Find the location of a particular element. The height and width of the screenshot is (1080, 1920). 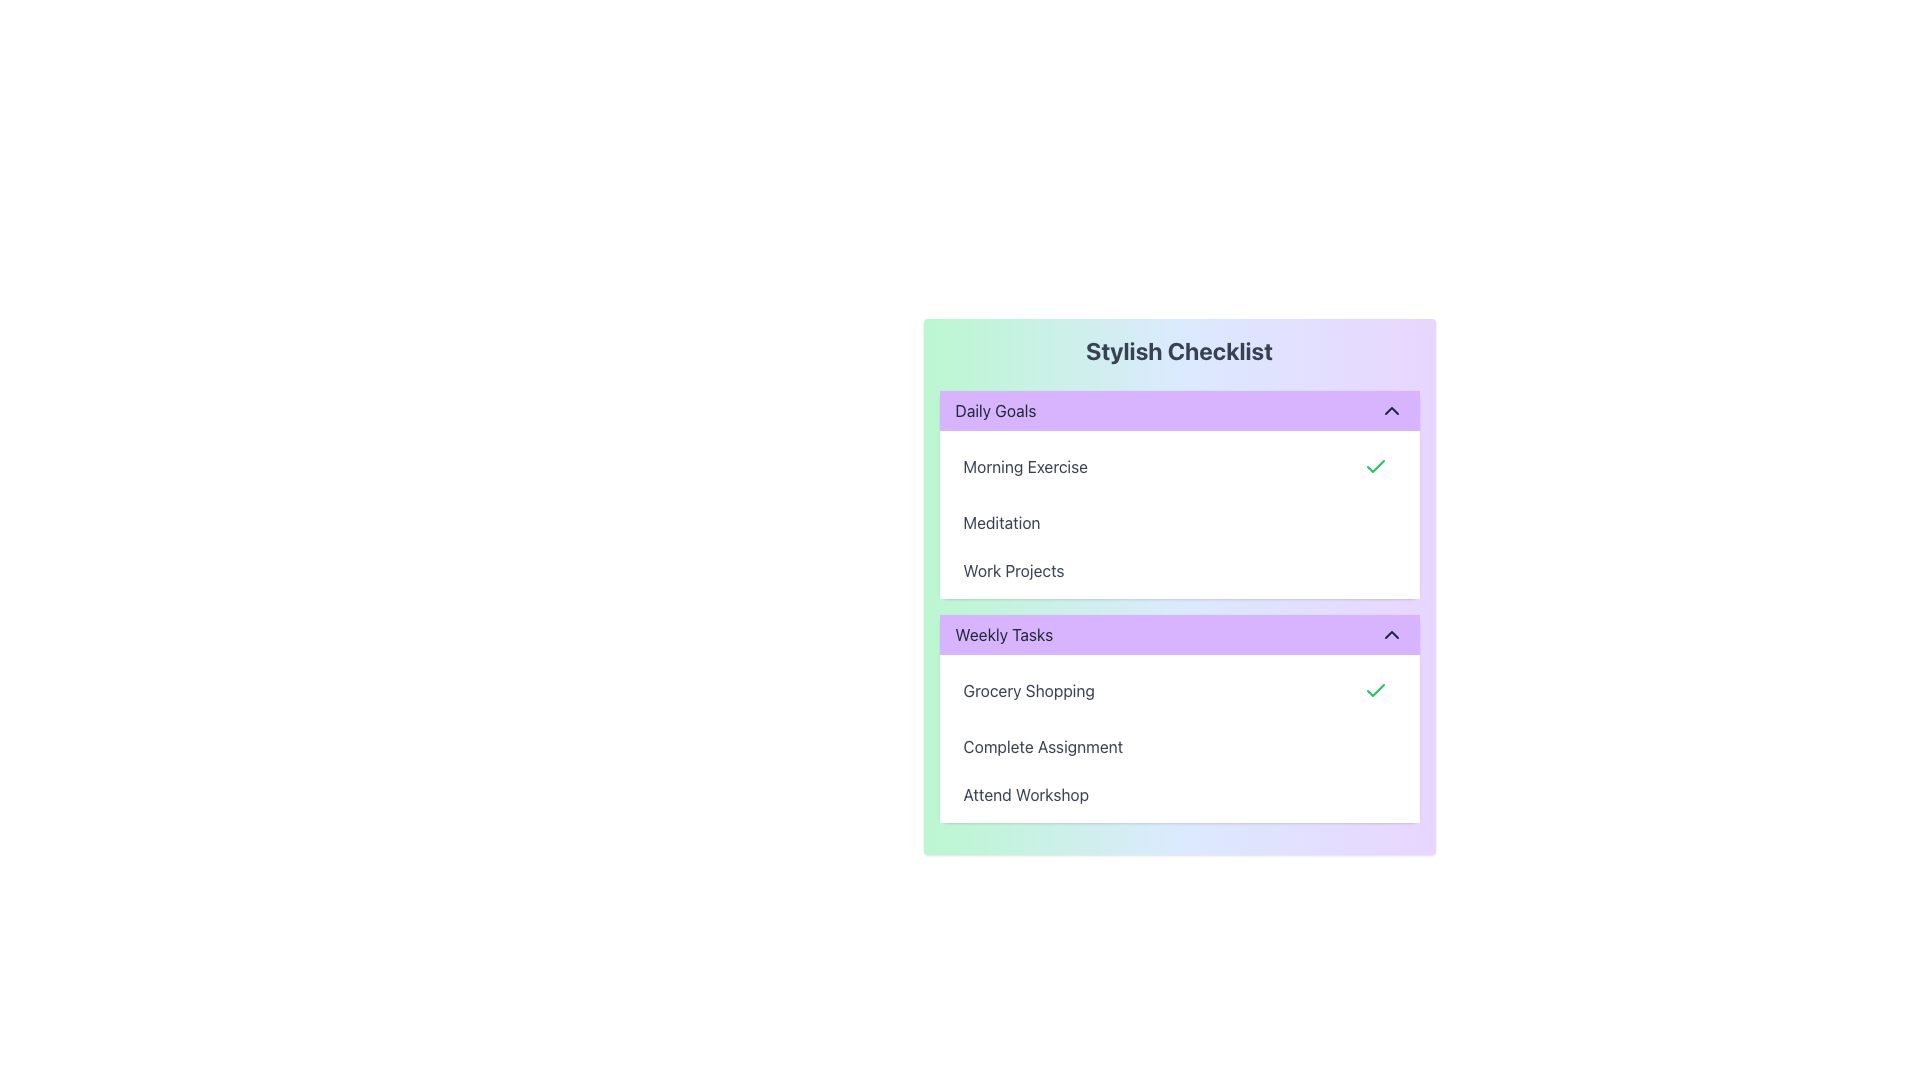

the first text label in the 'Daily Goals' section that displays the name of the first task, positioned above the 'Meditation' label and to the left of the green checkmark icon is located at coordinates (1025, 466).